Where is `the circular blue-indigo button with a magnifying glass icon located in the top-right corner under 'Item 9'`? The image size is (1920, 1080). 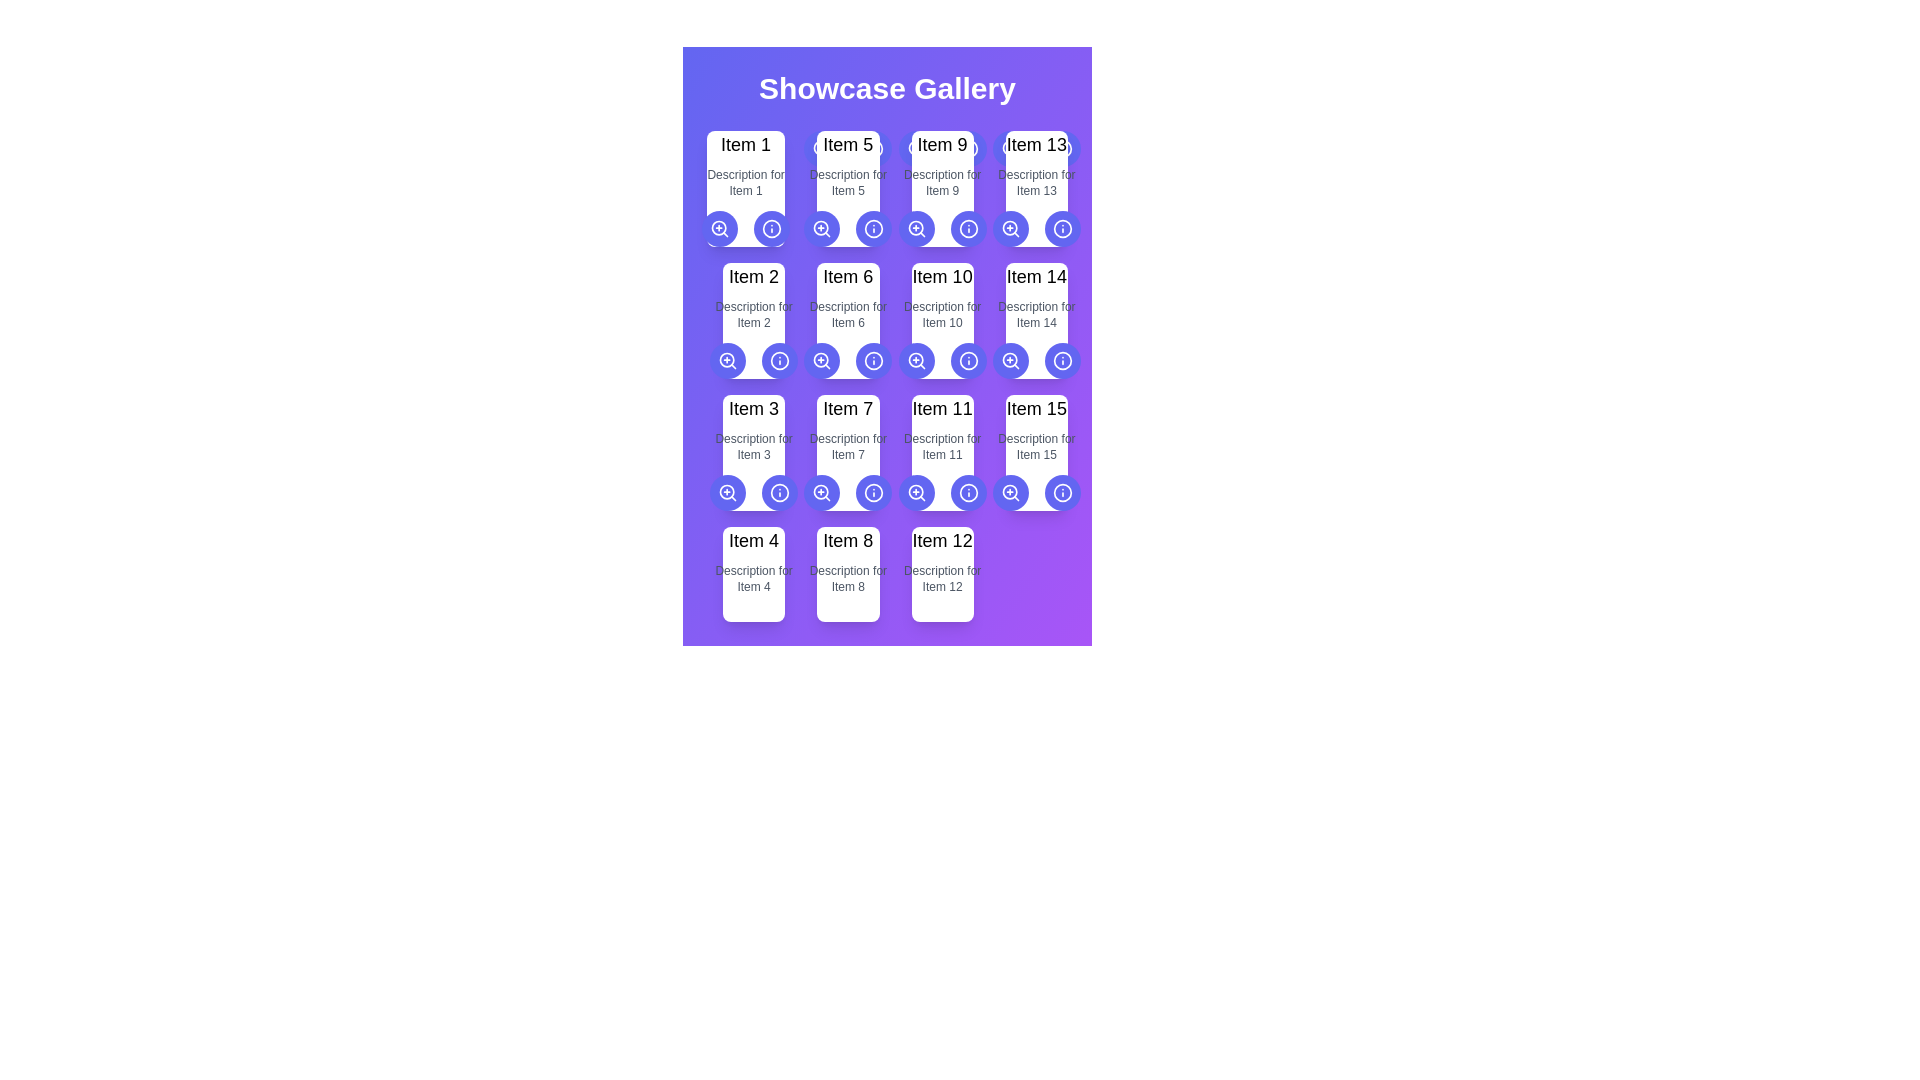
the circular blue-indigo button with a magnifying glass icon located in the top-right corner under 'Item 9' is located at coordinates (1010, 227).